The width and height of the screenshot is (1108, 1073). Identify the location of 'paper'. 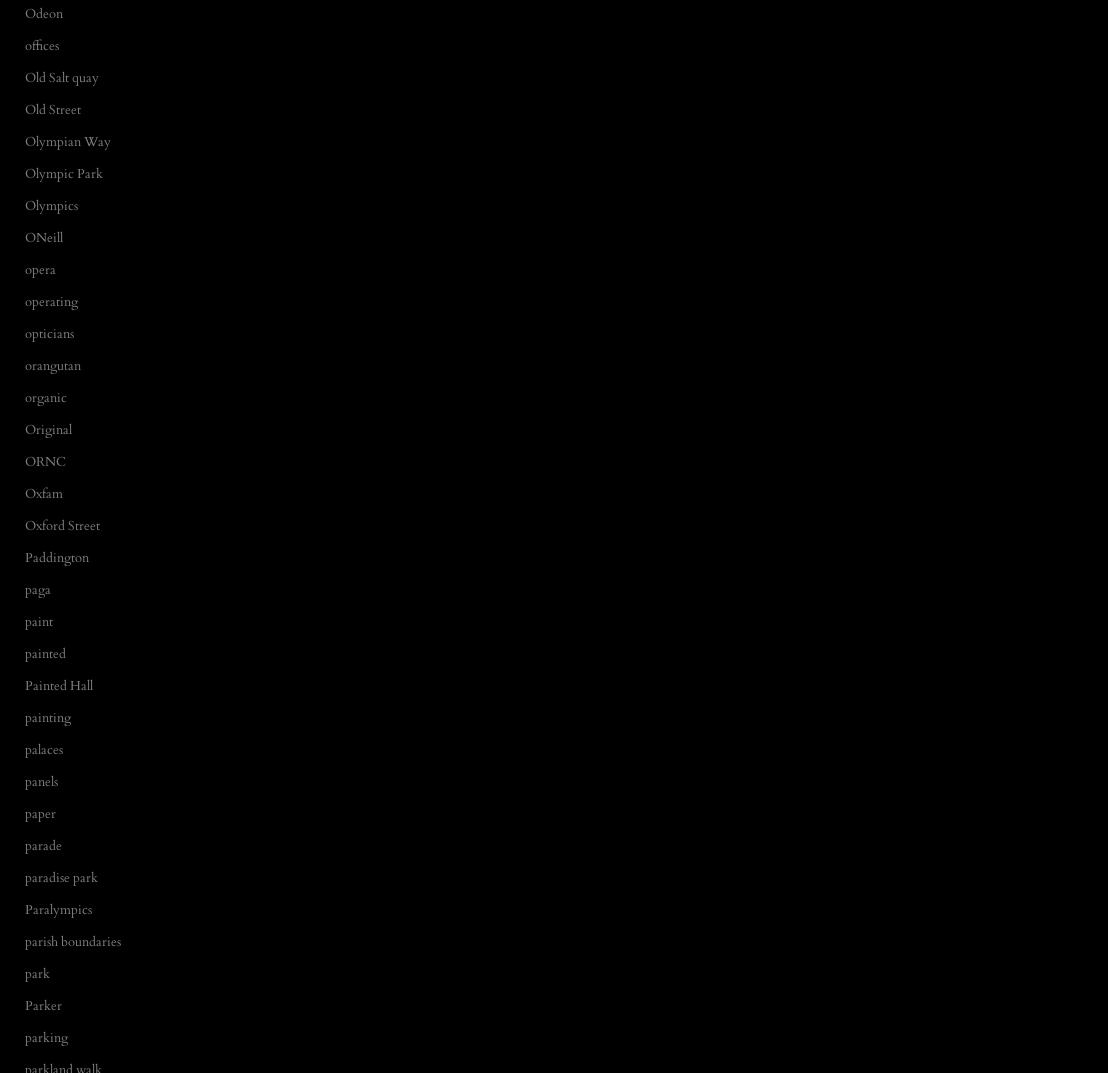
(25, 813).